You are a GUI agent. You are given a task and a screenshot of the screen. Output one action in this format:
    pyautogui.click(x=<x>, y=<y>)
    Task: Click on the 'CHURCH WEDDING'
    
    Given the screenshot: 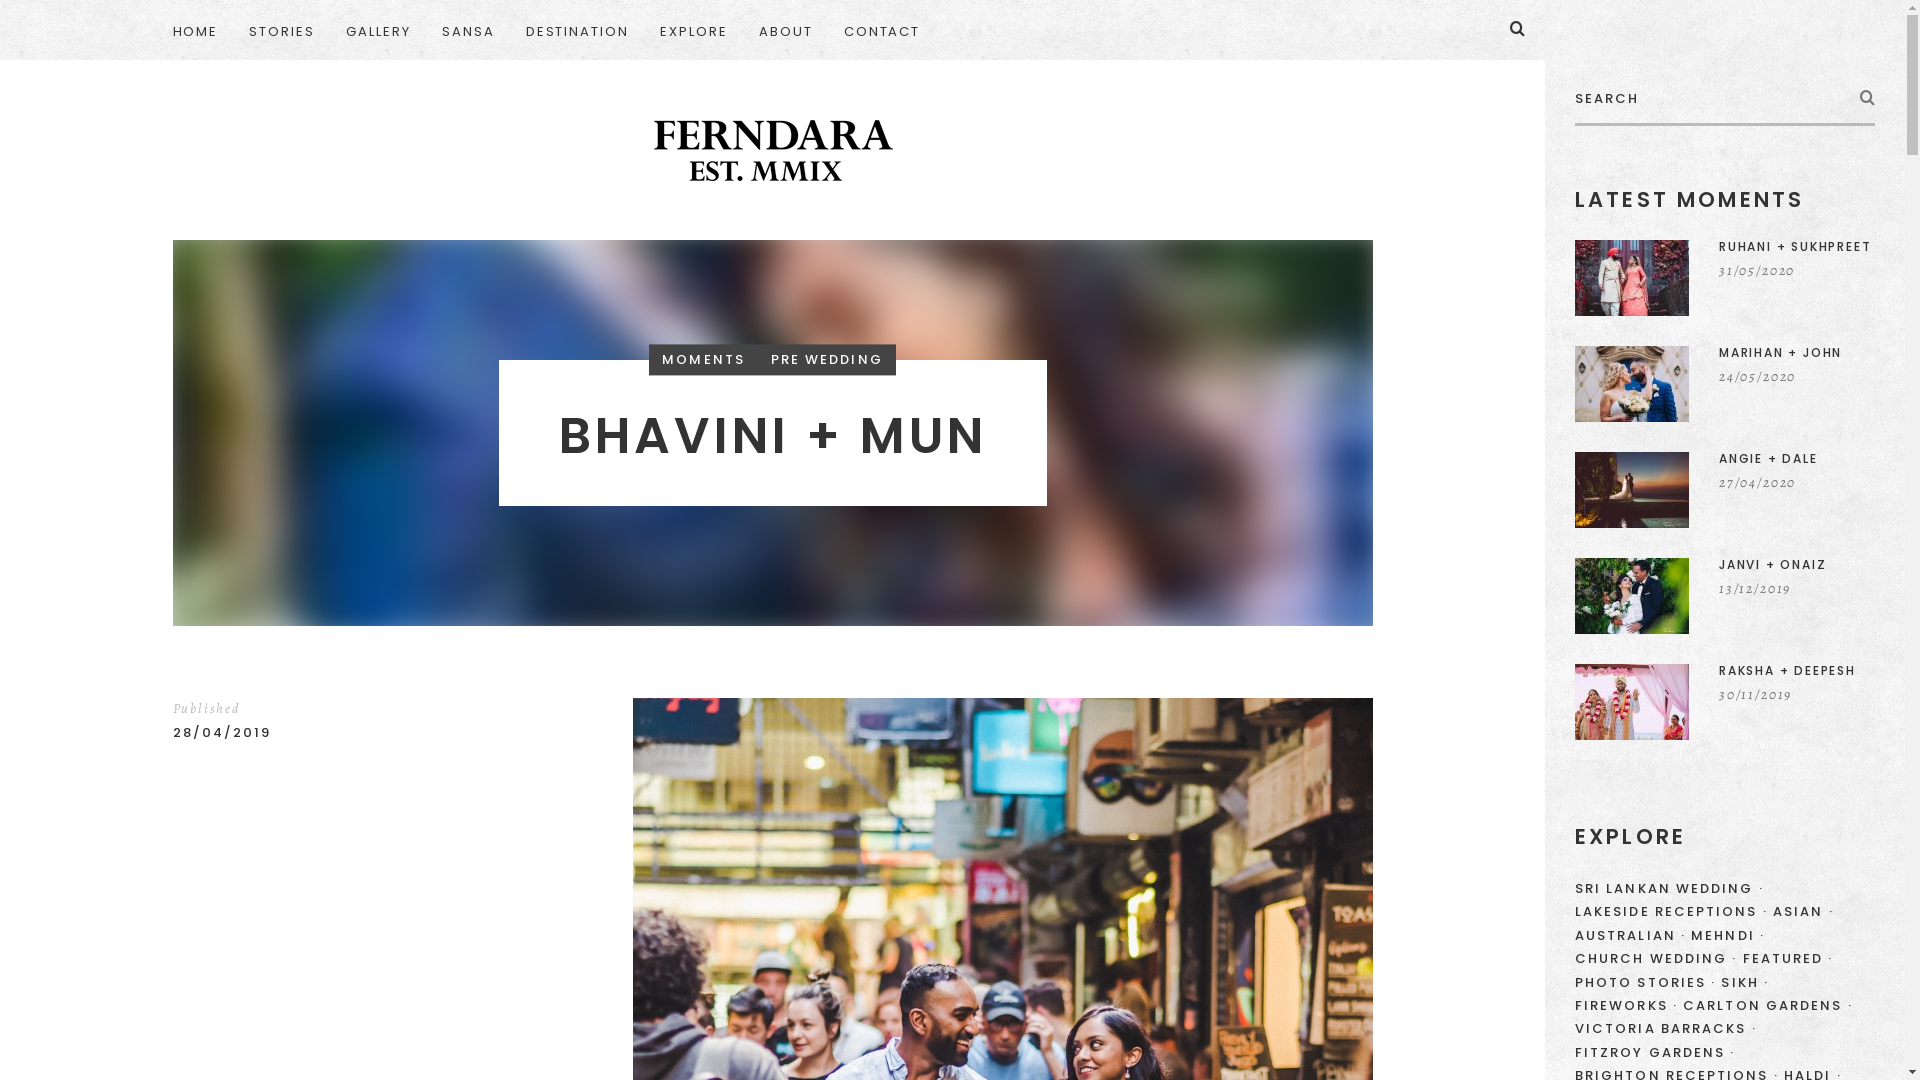 What is the action you would take?
    pyautogui.click(x=1573, y=957)
    